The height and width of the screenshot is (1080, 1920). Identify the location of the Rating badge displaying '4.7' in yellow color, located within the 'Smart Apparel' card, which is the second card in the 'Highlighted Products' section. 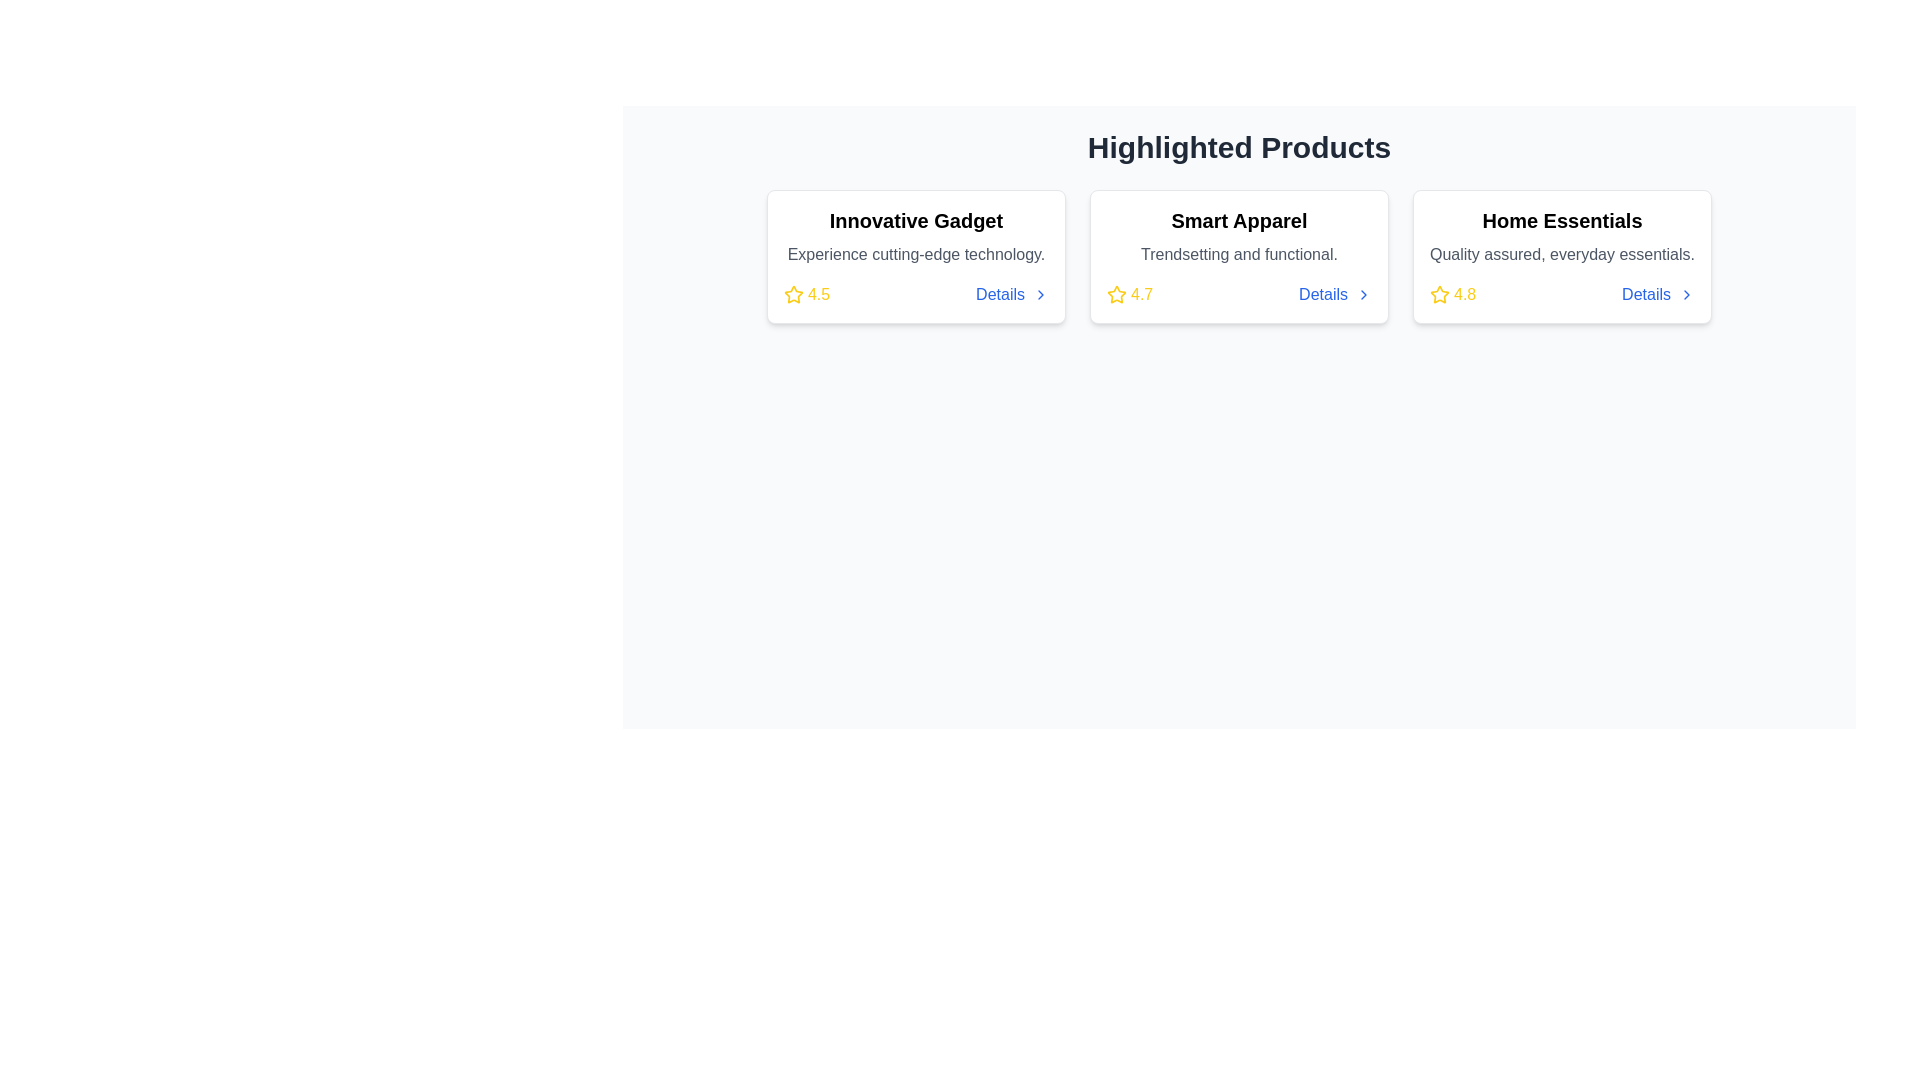
(1130, 294).